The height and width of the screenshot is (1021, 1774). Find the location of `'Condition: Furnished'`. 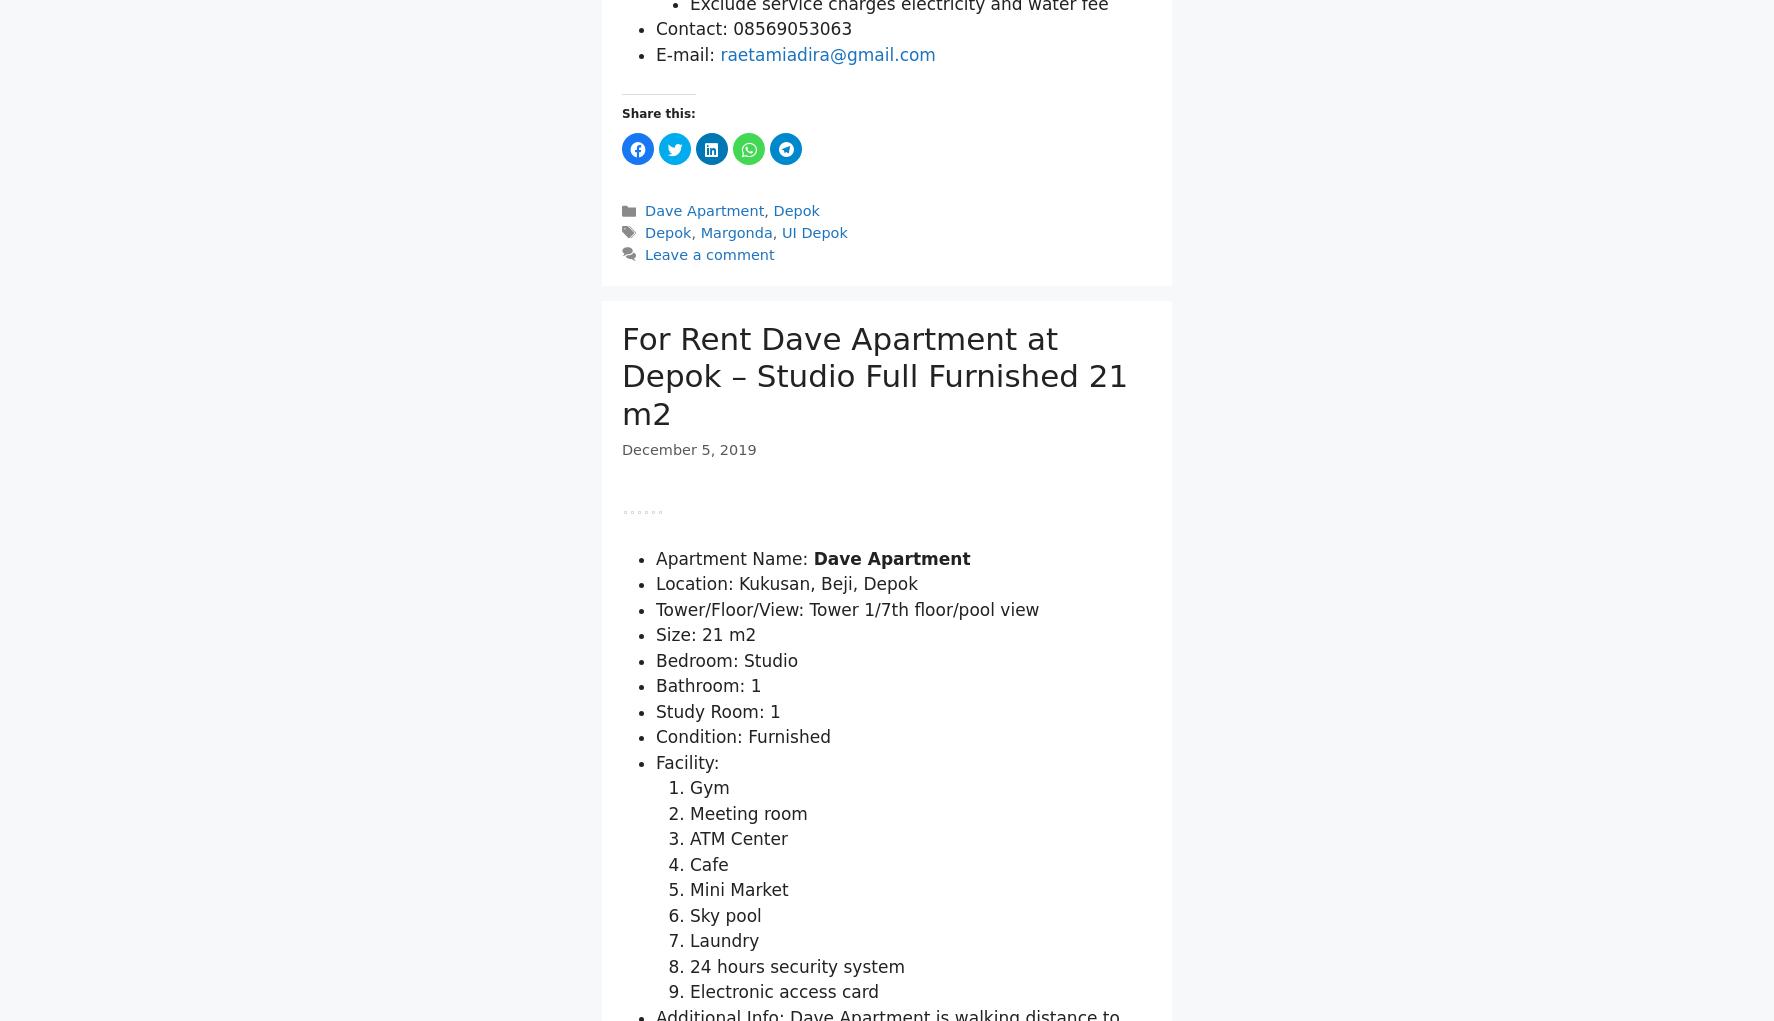

'Condition: Furnished' is located at coordinates (741, 968).